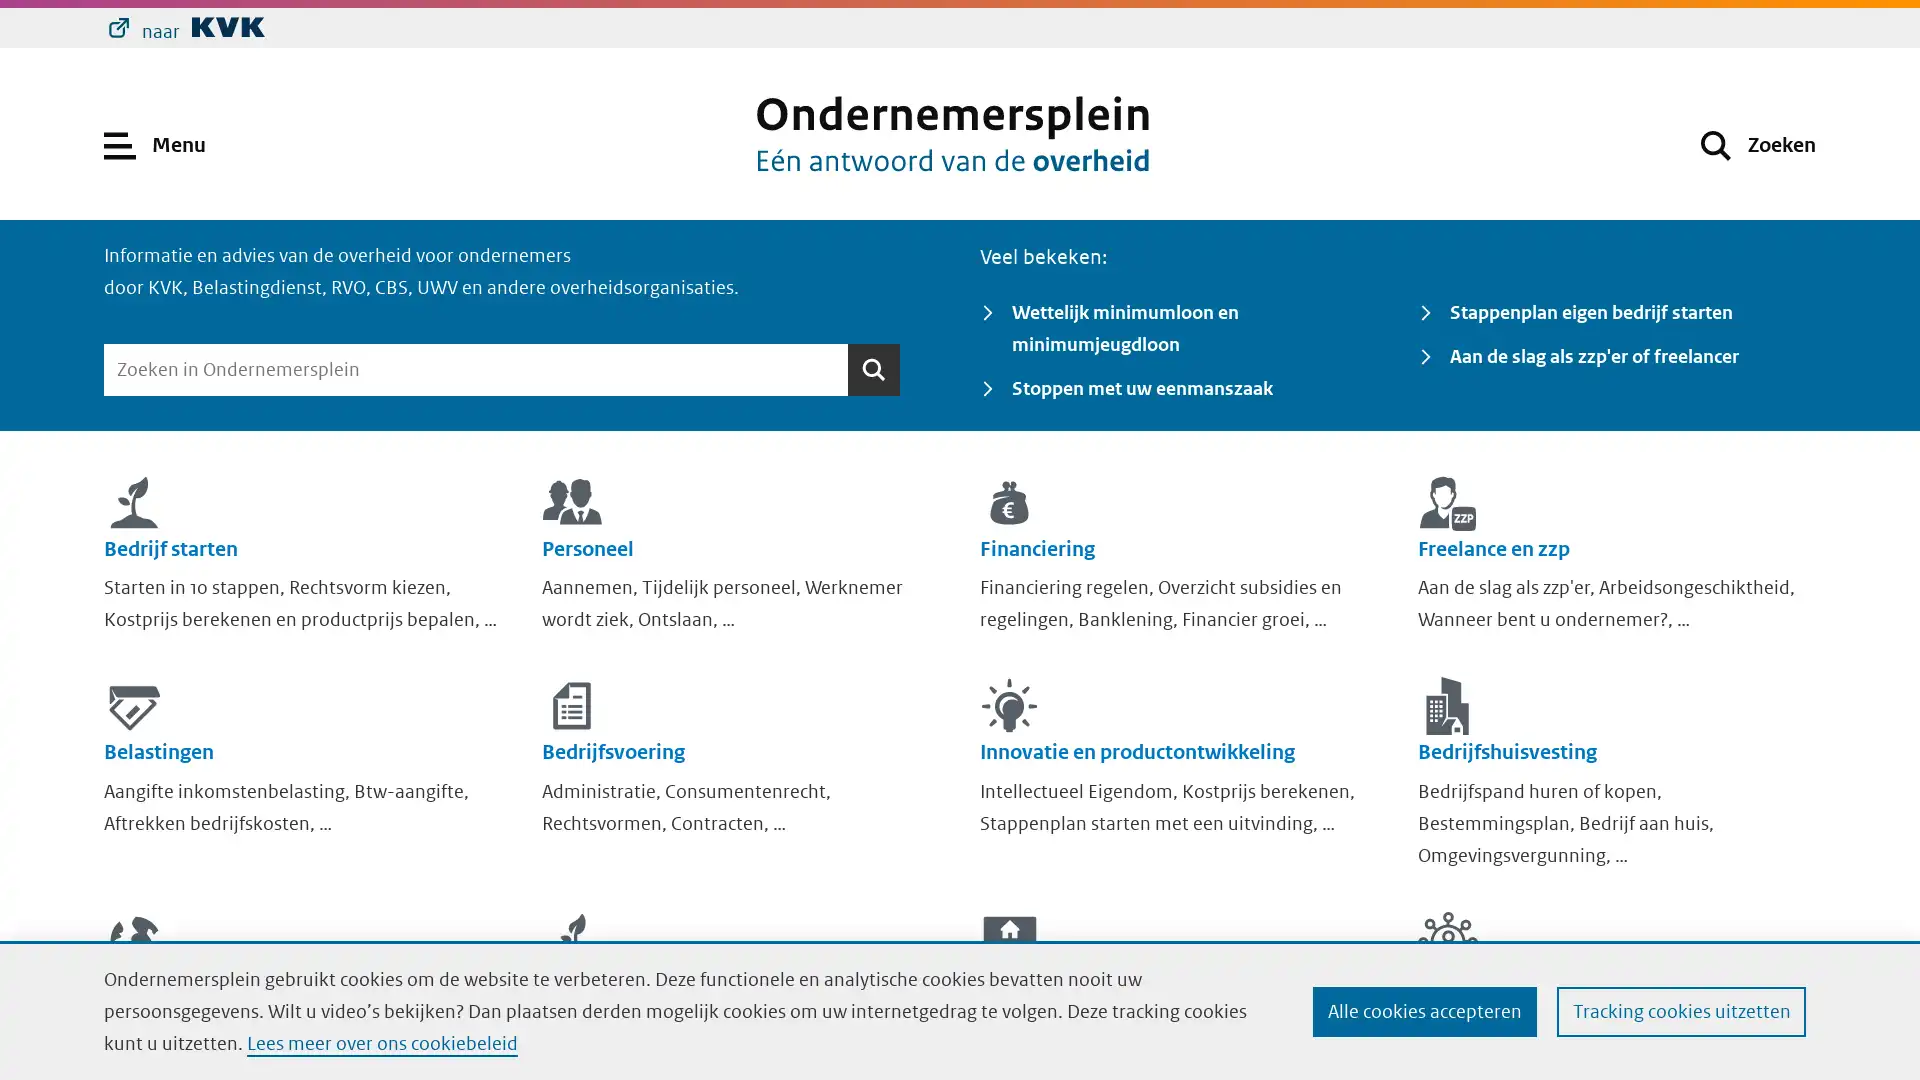 This screenshot has width=1920, height=1080. I want to click on Zoeken Zoeken, so click(873, 370).